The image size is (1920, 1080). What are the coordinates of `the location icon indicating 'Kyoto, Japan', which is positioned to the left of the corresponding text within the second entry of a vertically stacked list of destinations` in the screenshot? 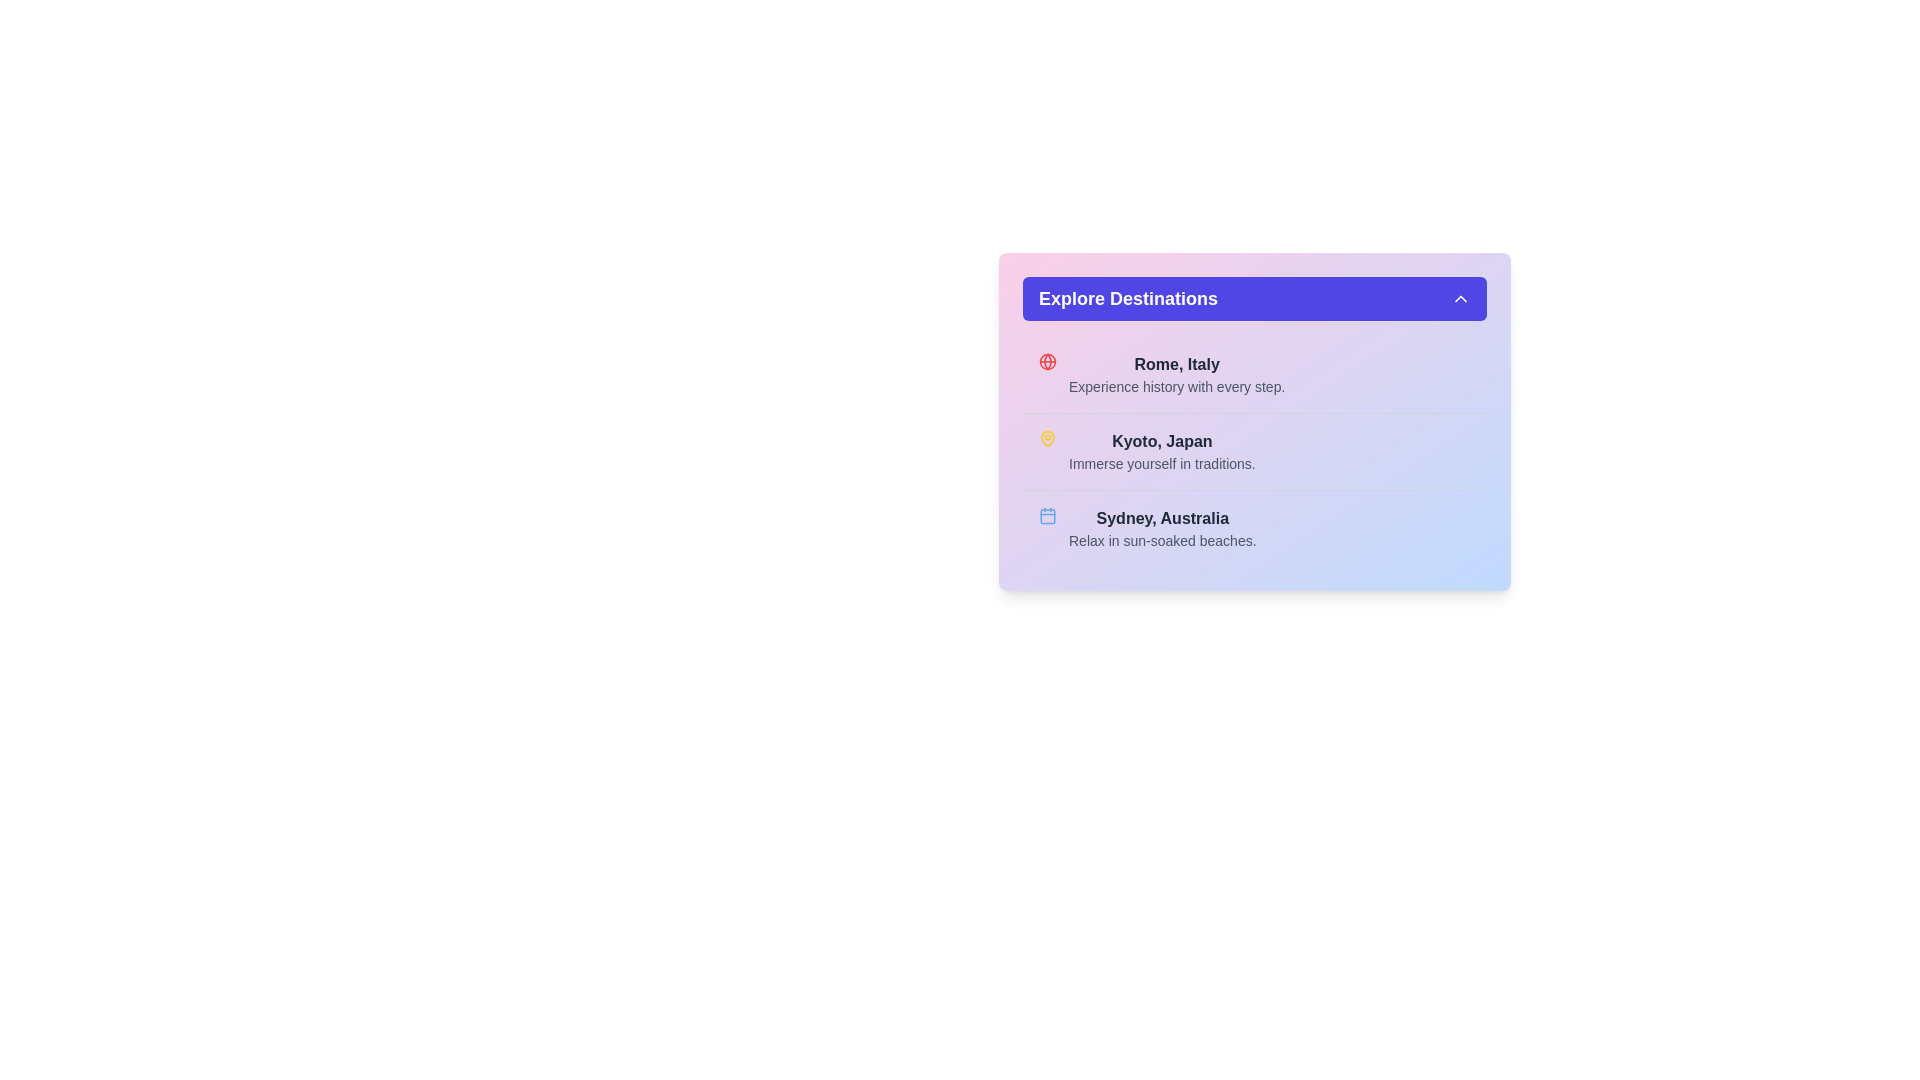 It's located at (1046, 451).